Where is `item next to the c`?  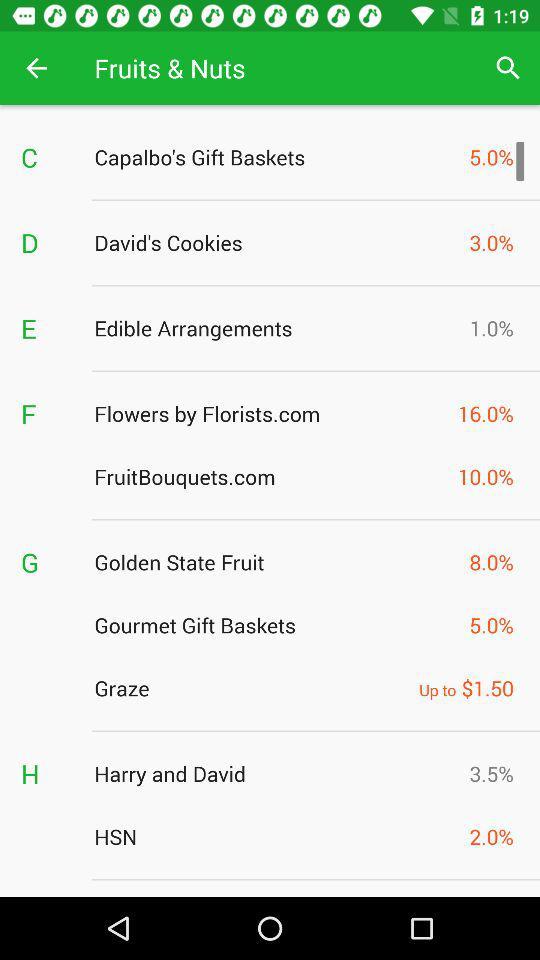 item next to the c is located at coordinates (275, 156).